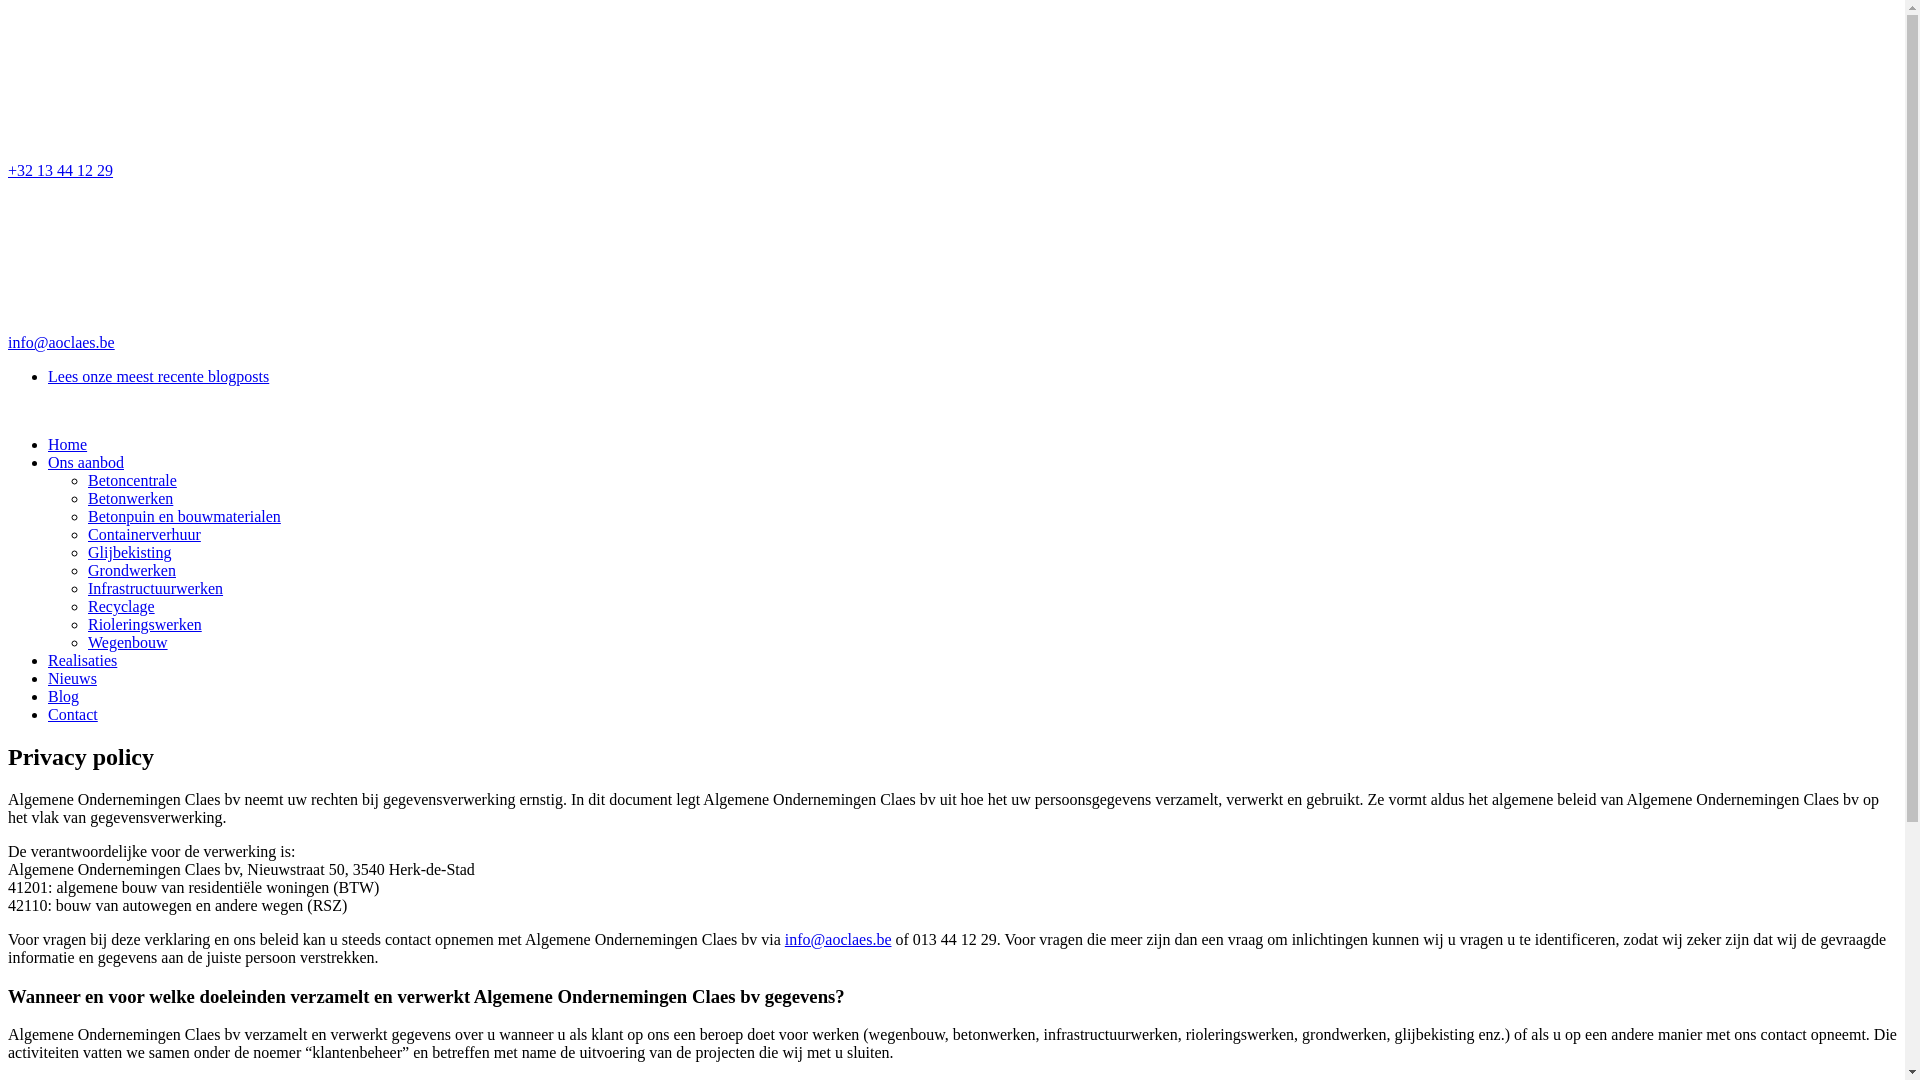  Describe the element at coordinates (838, 939) in the screenshot. I see `'info@aoclaes.be'` at that location.